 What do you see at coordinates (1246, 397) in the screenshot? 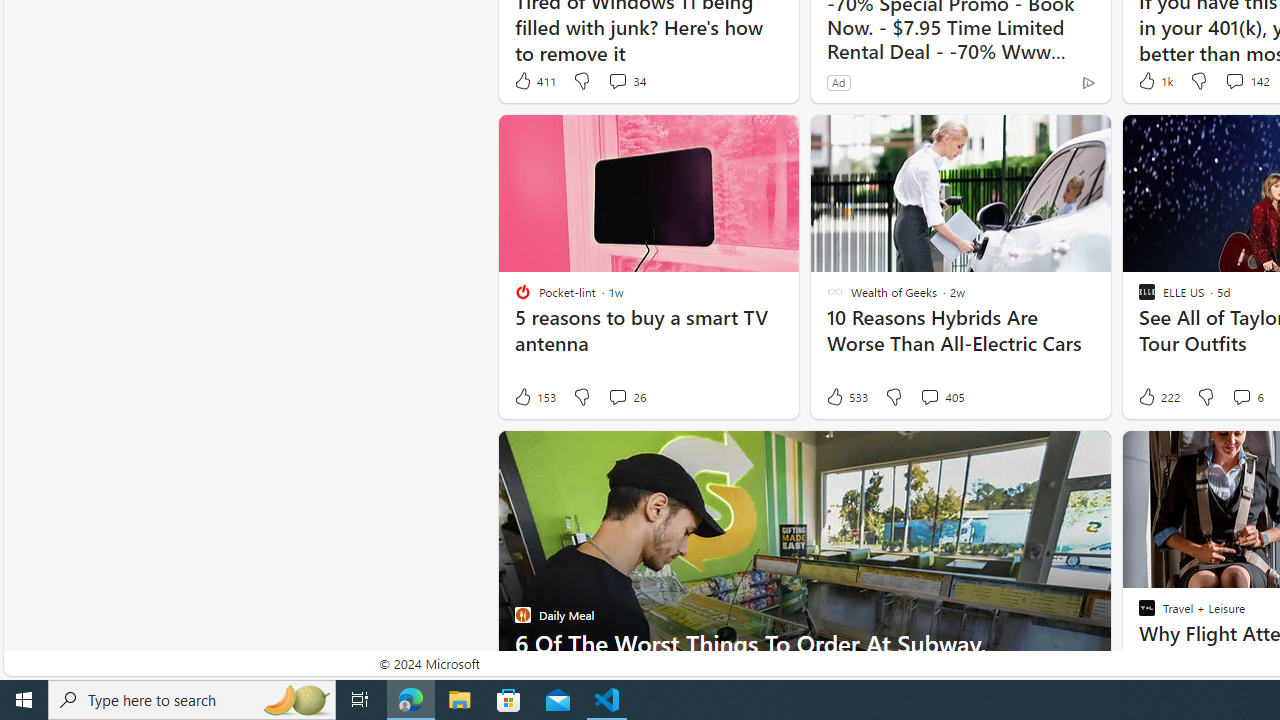
I see `'View comments 6 Comment'` at bounding box center [1246, 397].